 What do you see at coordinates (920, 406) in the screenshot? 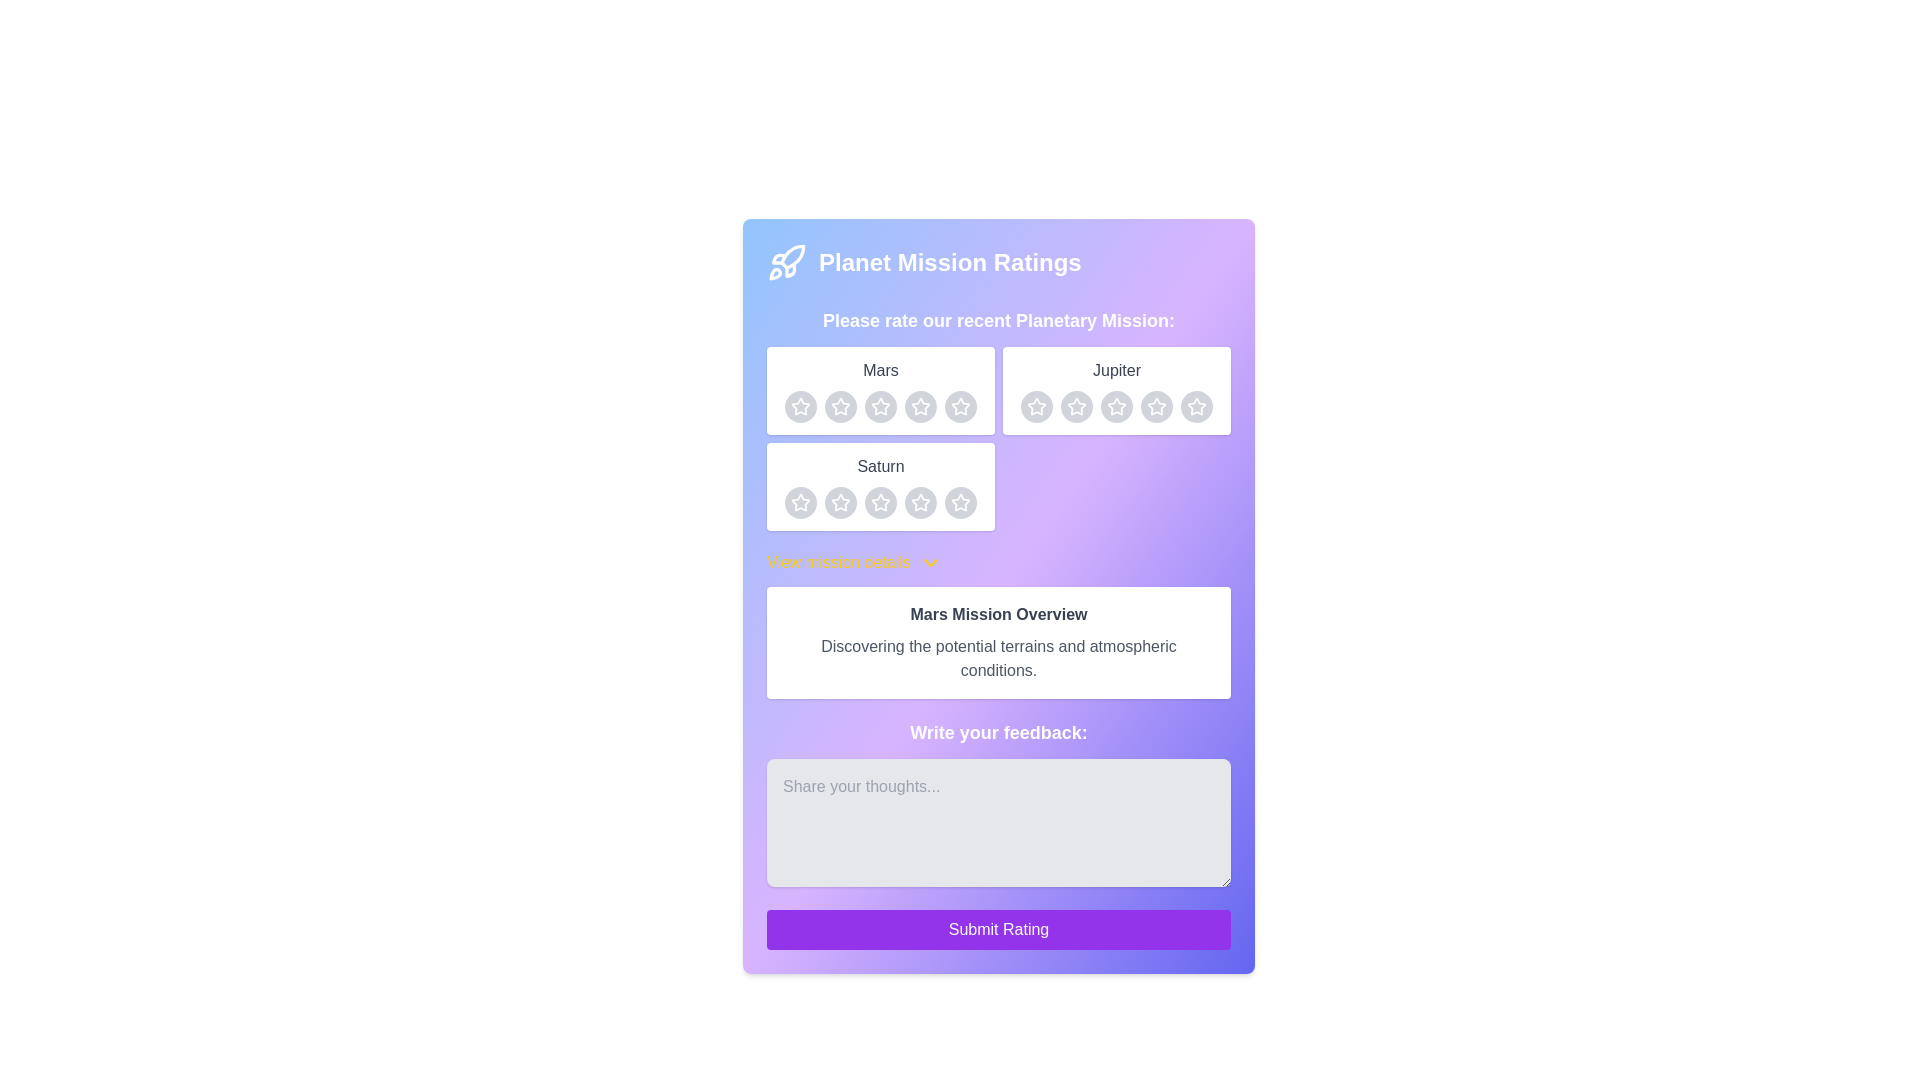
I see `the third star-shaped rating icon for the planet 'Mars' to rate it` at bounding box center [920, 406].